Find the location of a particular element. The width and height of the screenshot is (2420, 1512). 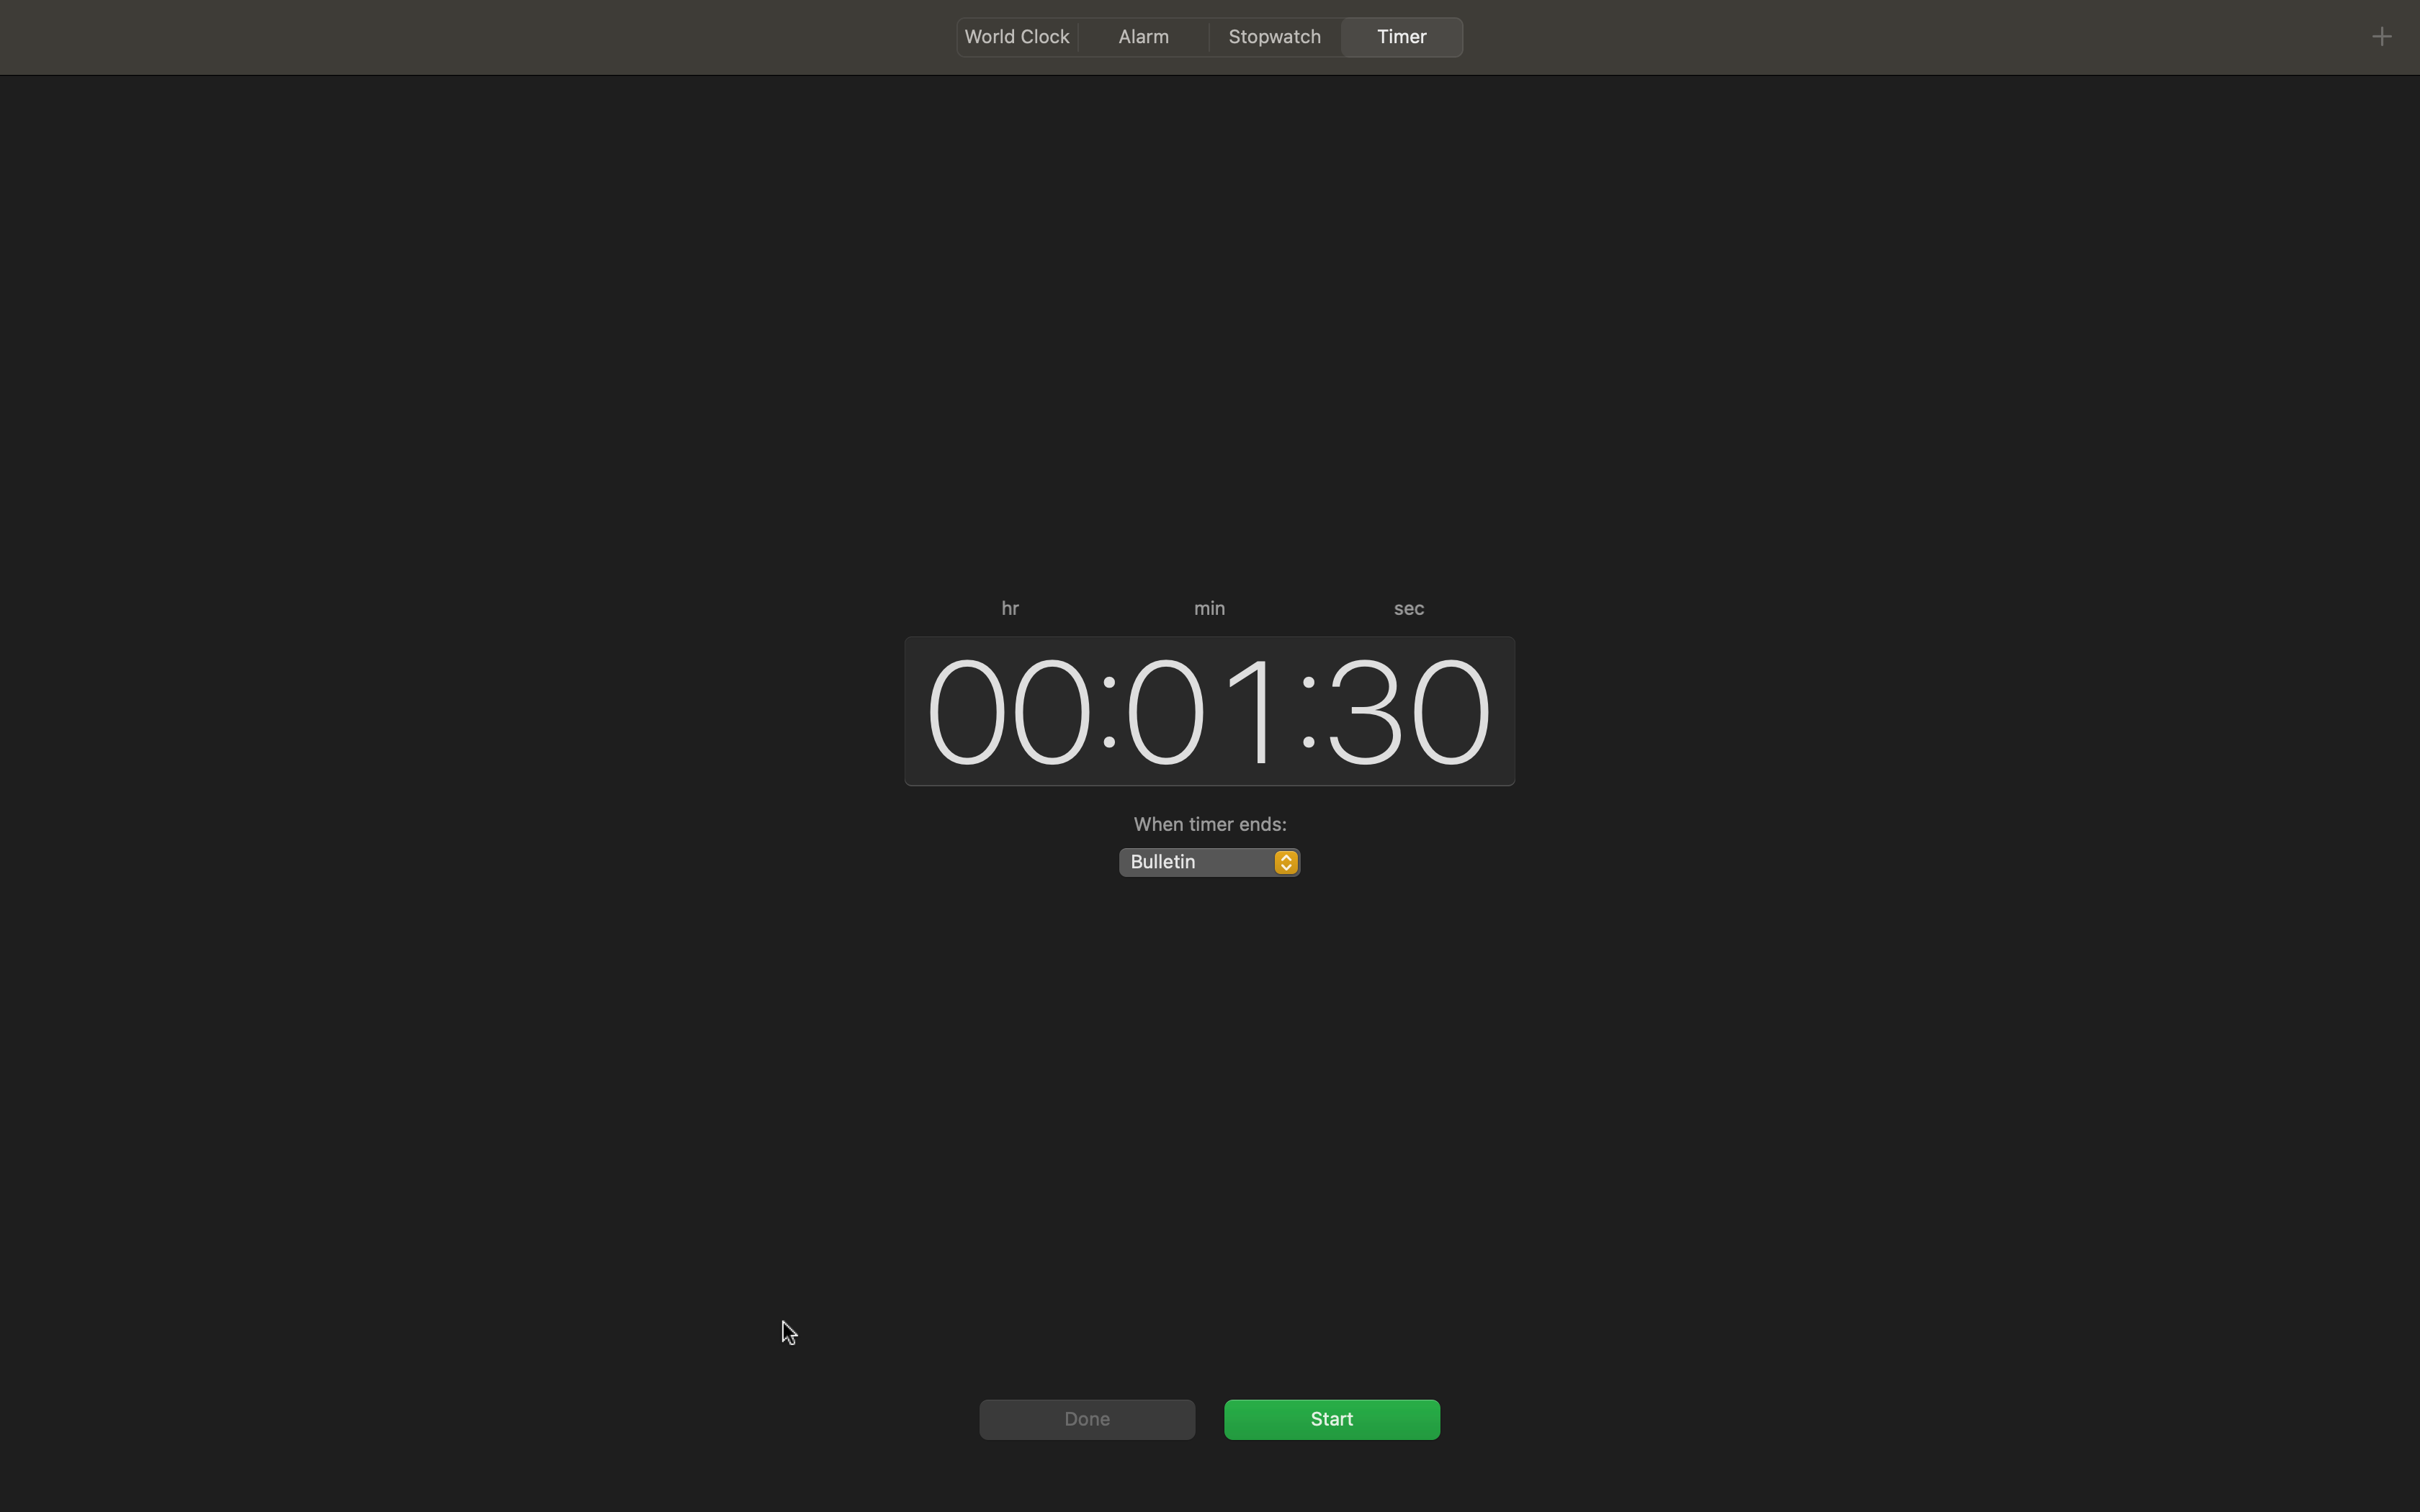

hours as 3 is located at coordinates (1000, 707).